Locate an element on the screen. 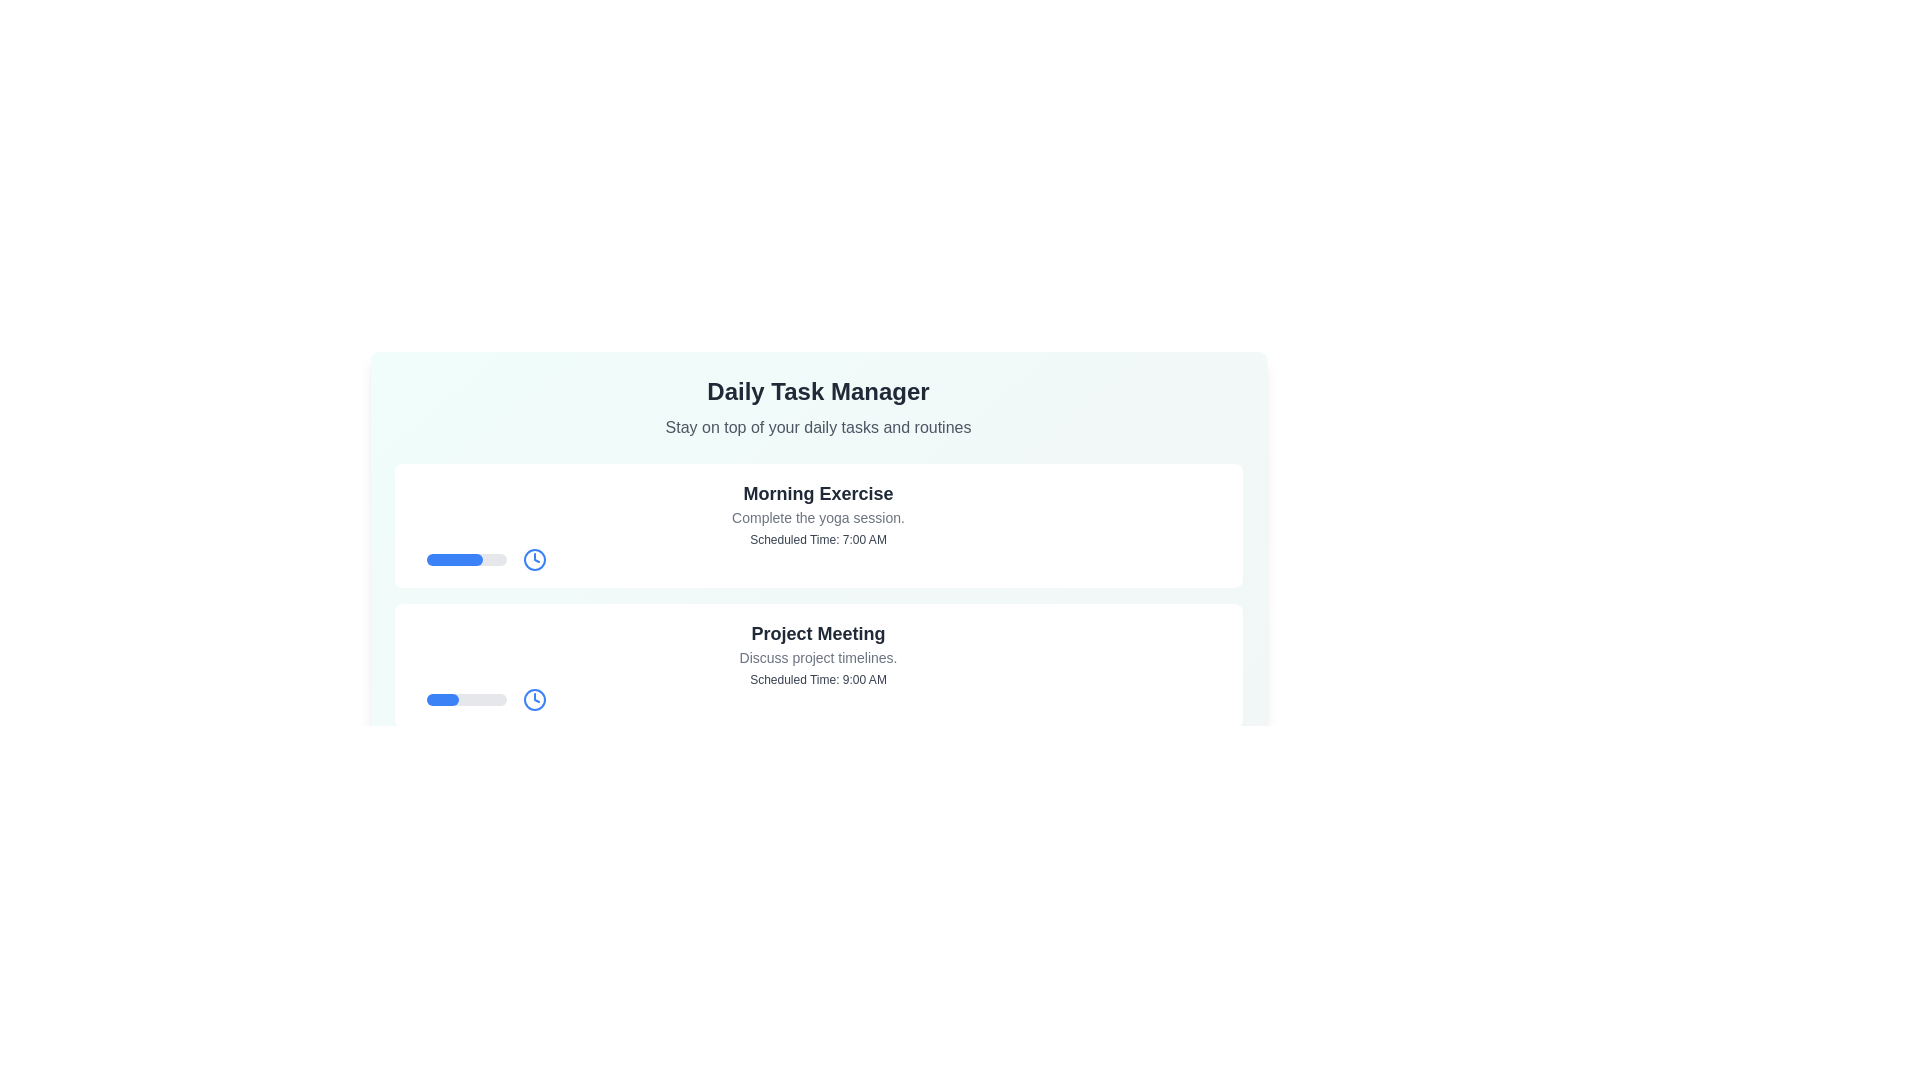  the Text Label displaying 'Complete the yoga session.' which is located below the 'Morning Exercise' title is located at coordinates (818, 516).